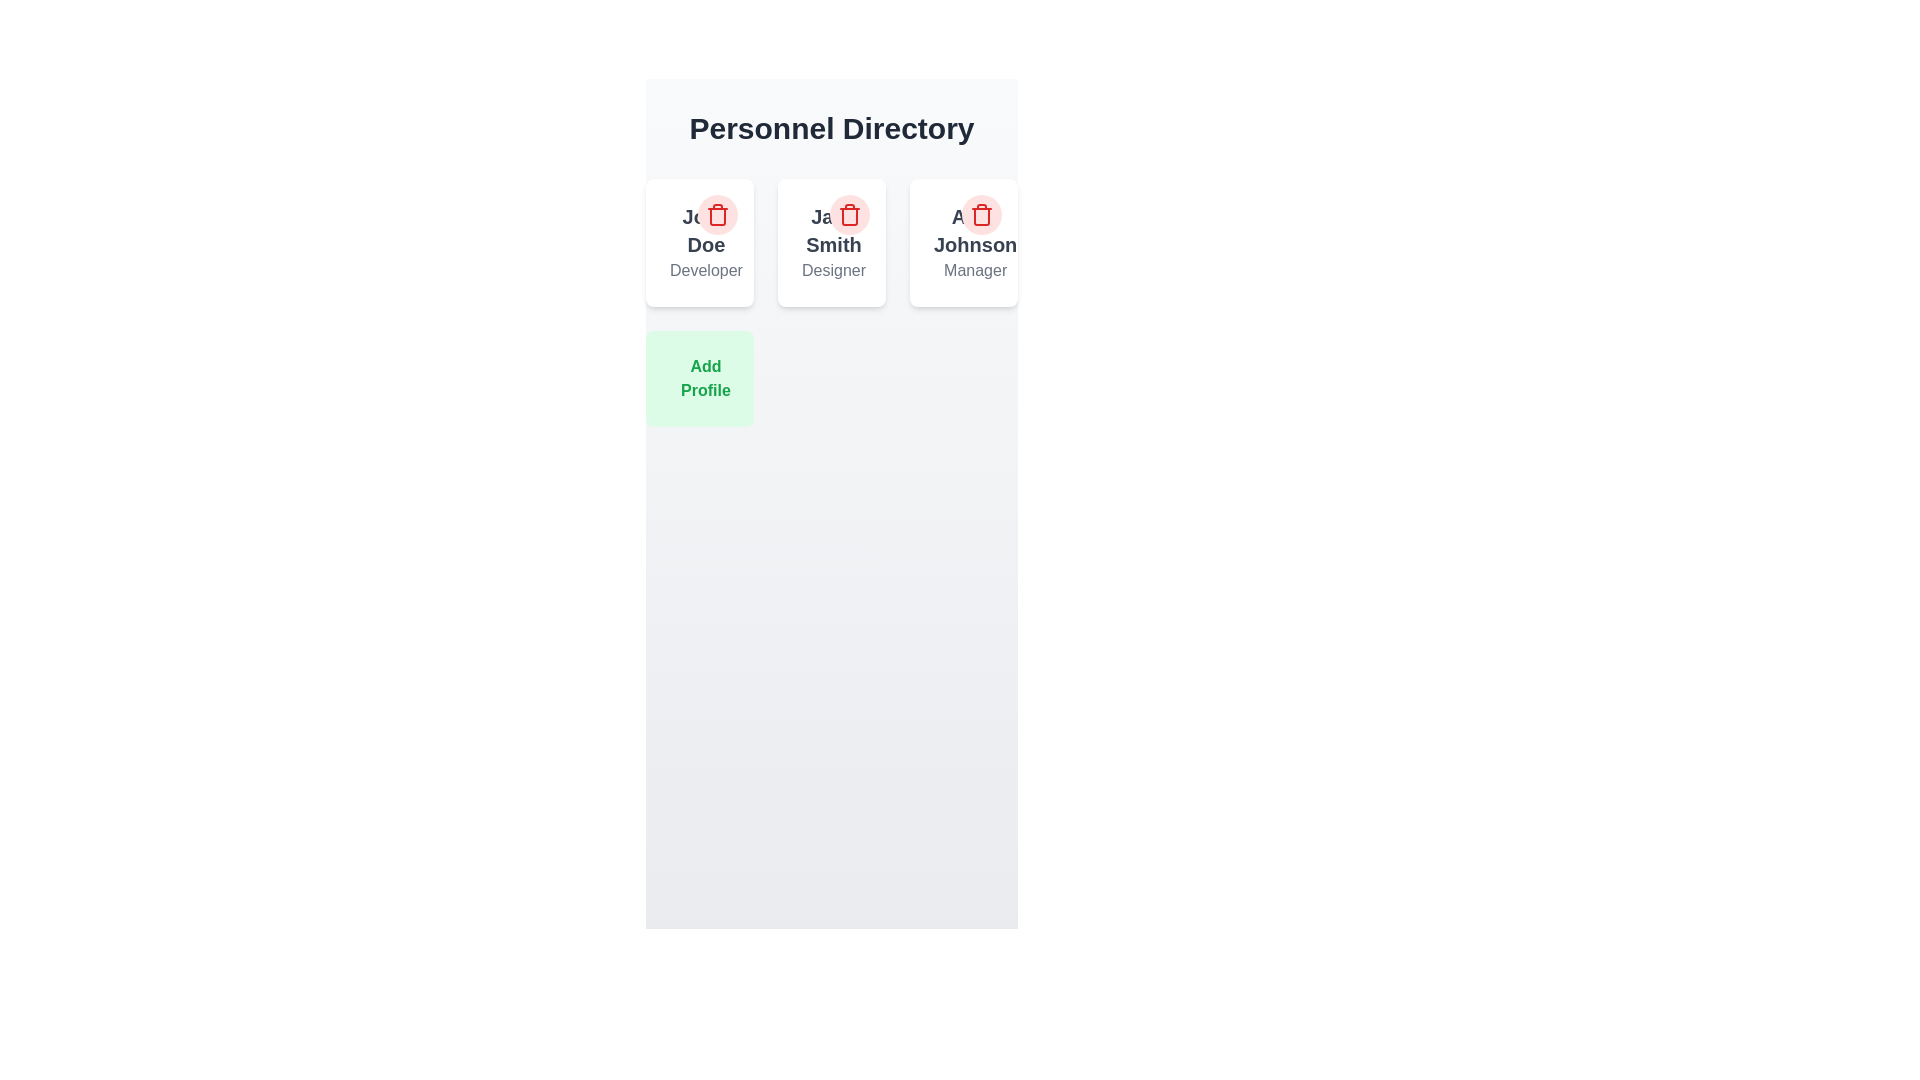 This screenshot has width=1920, height=1080. I want to click on the delete button located in the top-right corner of the personnel card displaying 'John Doe', who is identified as a Developer, to initiate the delete action, so click(718, 215).